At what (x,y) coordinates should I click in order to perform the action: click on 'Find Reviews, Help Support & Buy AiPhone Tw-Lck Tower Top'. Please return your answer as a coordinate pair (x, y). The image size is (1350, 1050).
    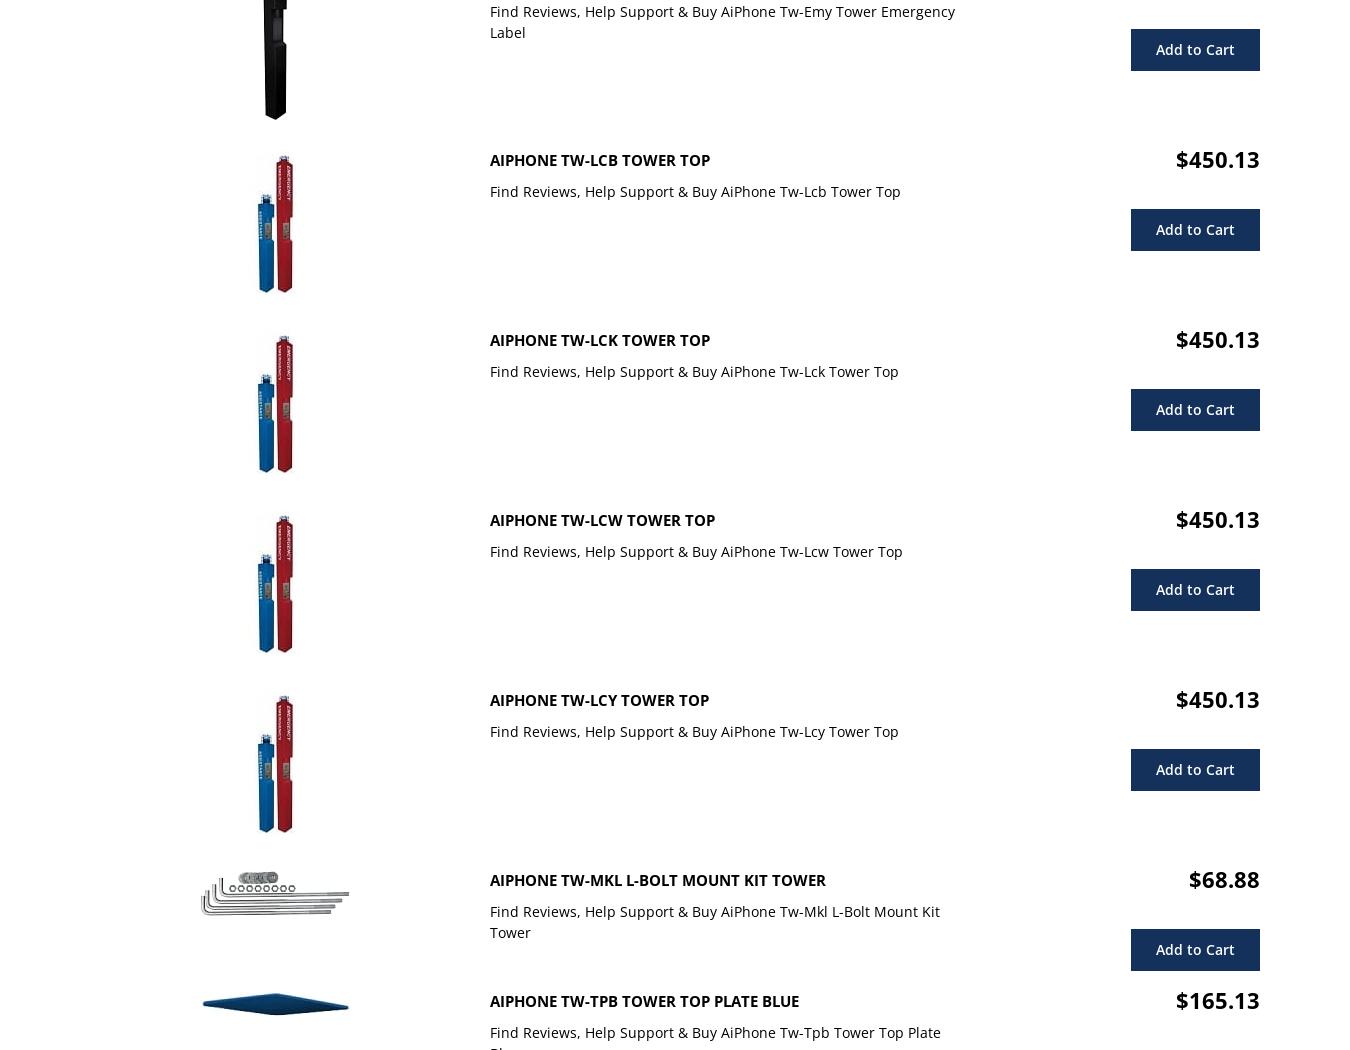
    Looking at the image, I should click on (693, 370).